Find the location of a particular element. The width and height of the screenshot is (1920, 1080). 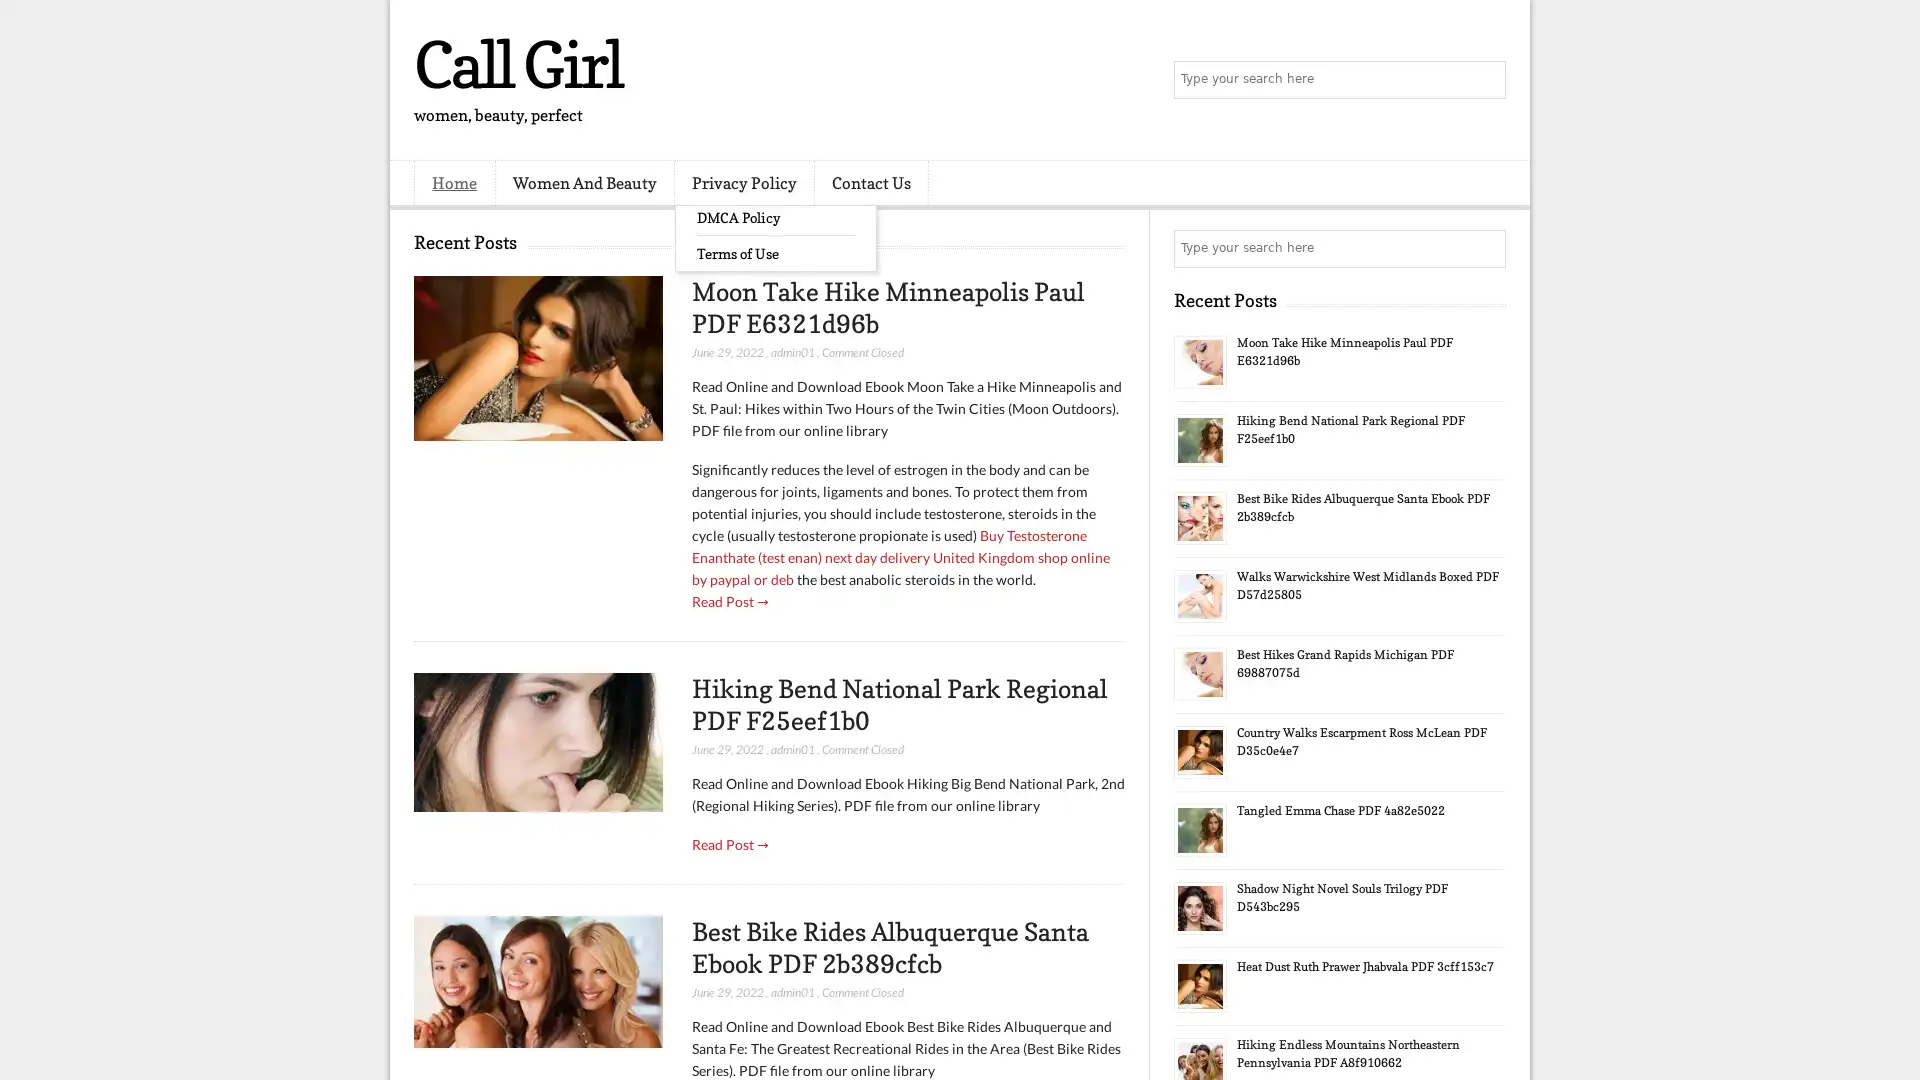

Search is located at coordinates (1485, 80).